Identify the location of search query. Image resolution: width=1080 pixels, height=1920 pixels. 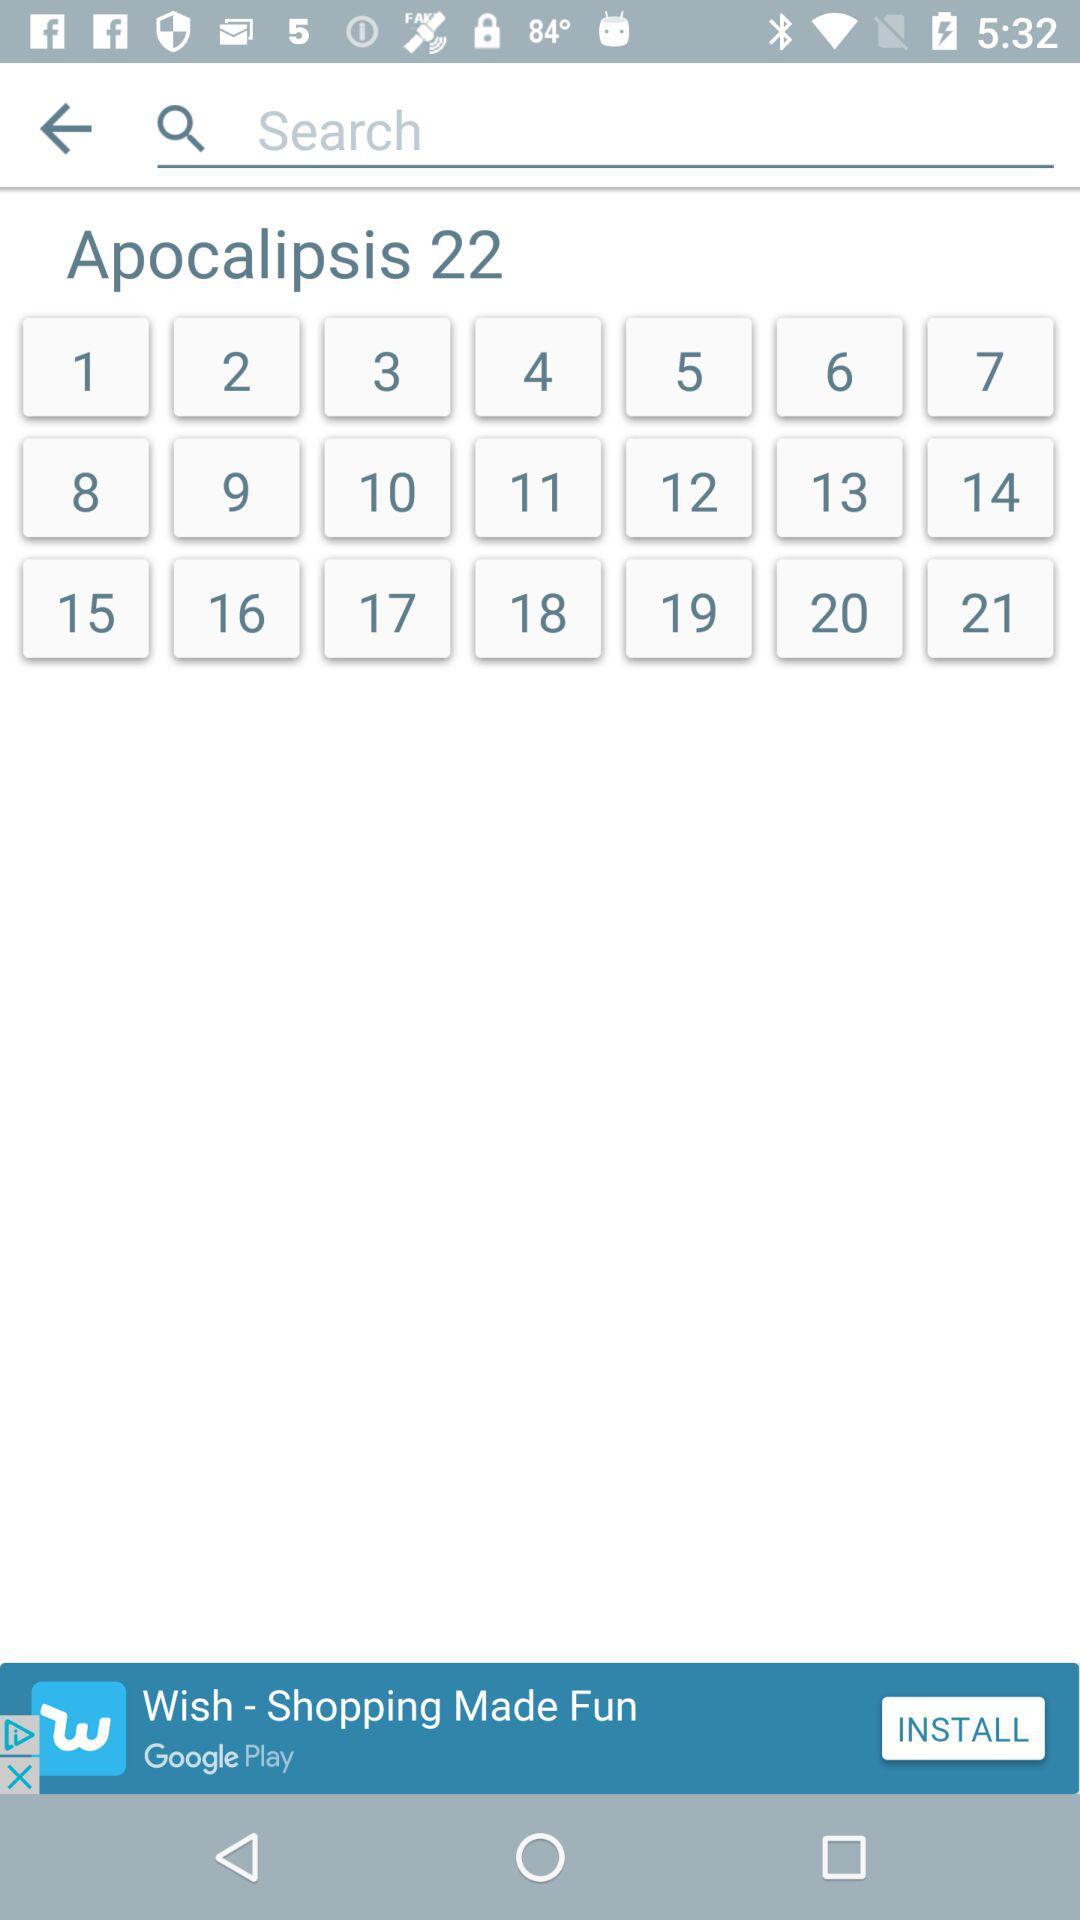
(655, 127).